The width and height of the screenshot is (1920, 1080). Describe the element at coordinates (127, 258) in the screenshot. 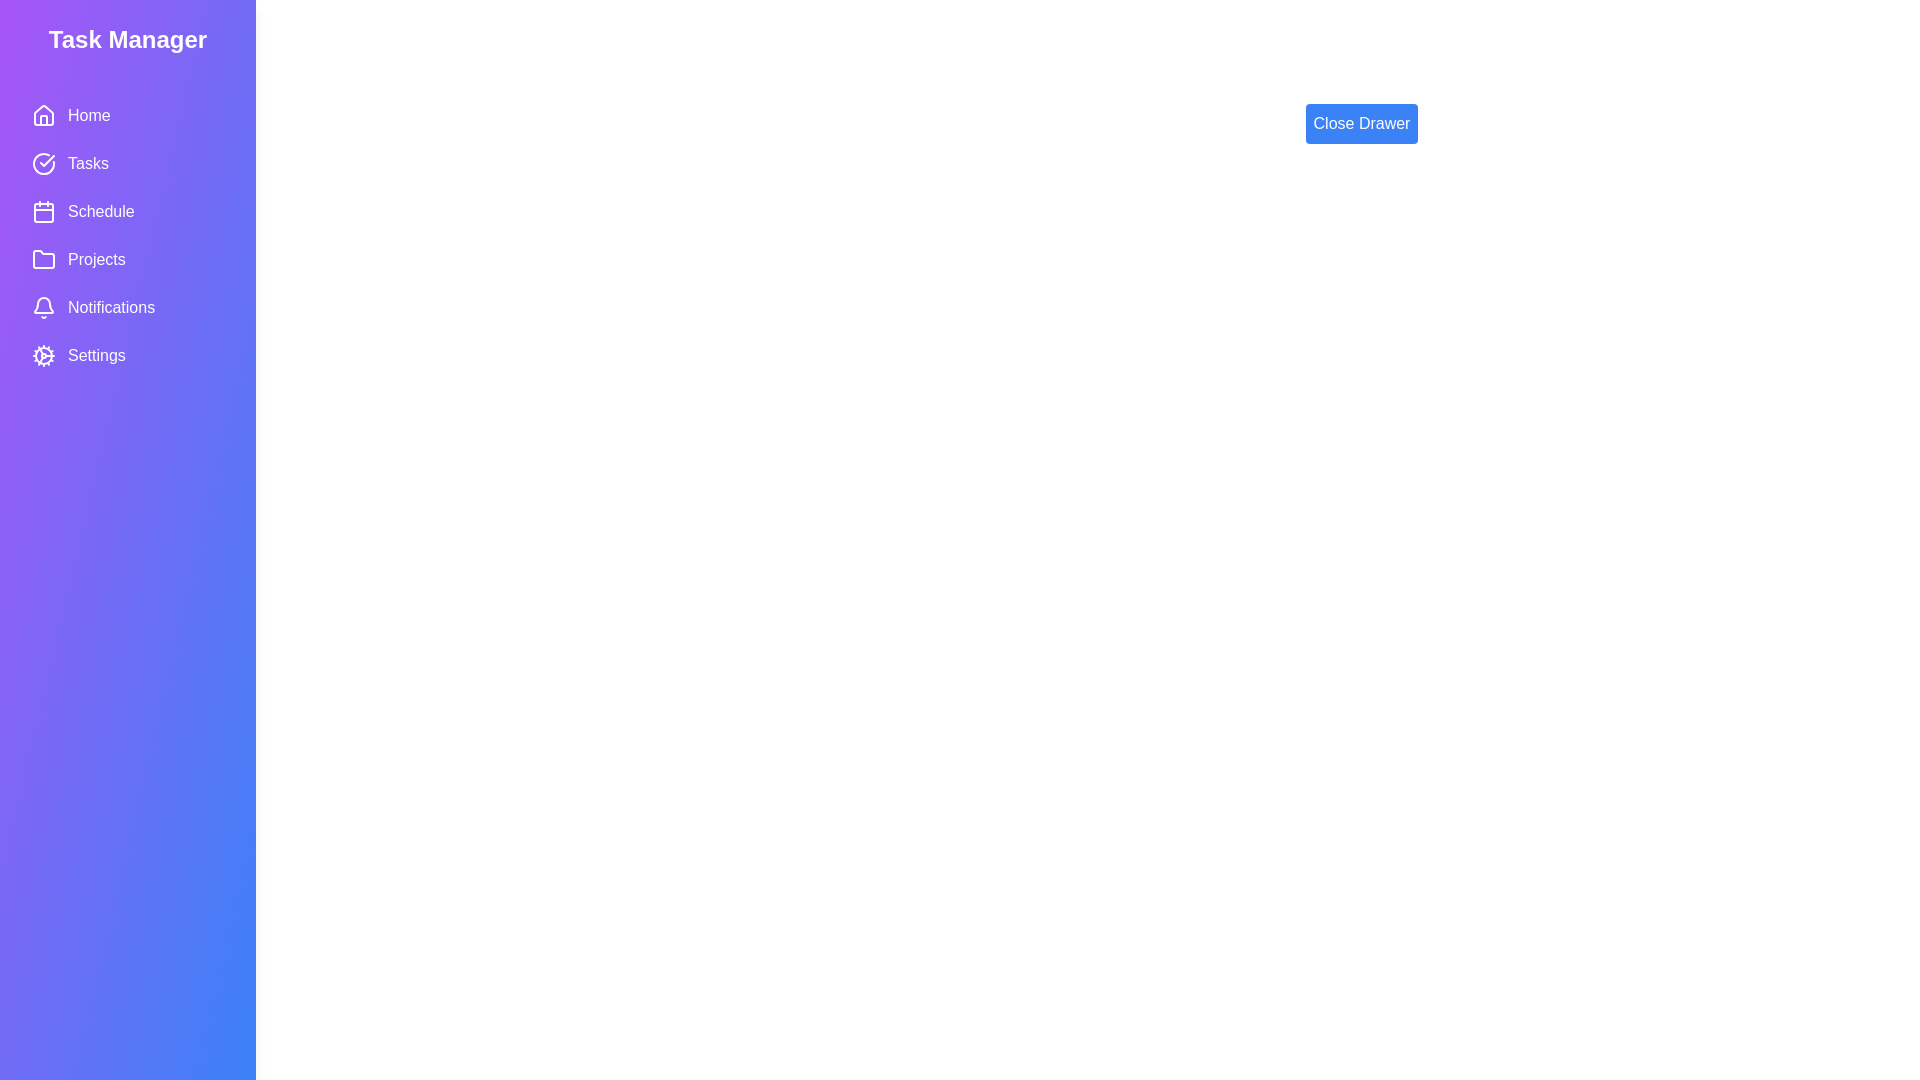

I see `the menu item Projects from the Task Manager Drawer` at that location.